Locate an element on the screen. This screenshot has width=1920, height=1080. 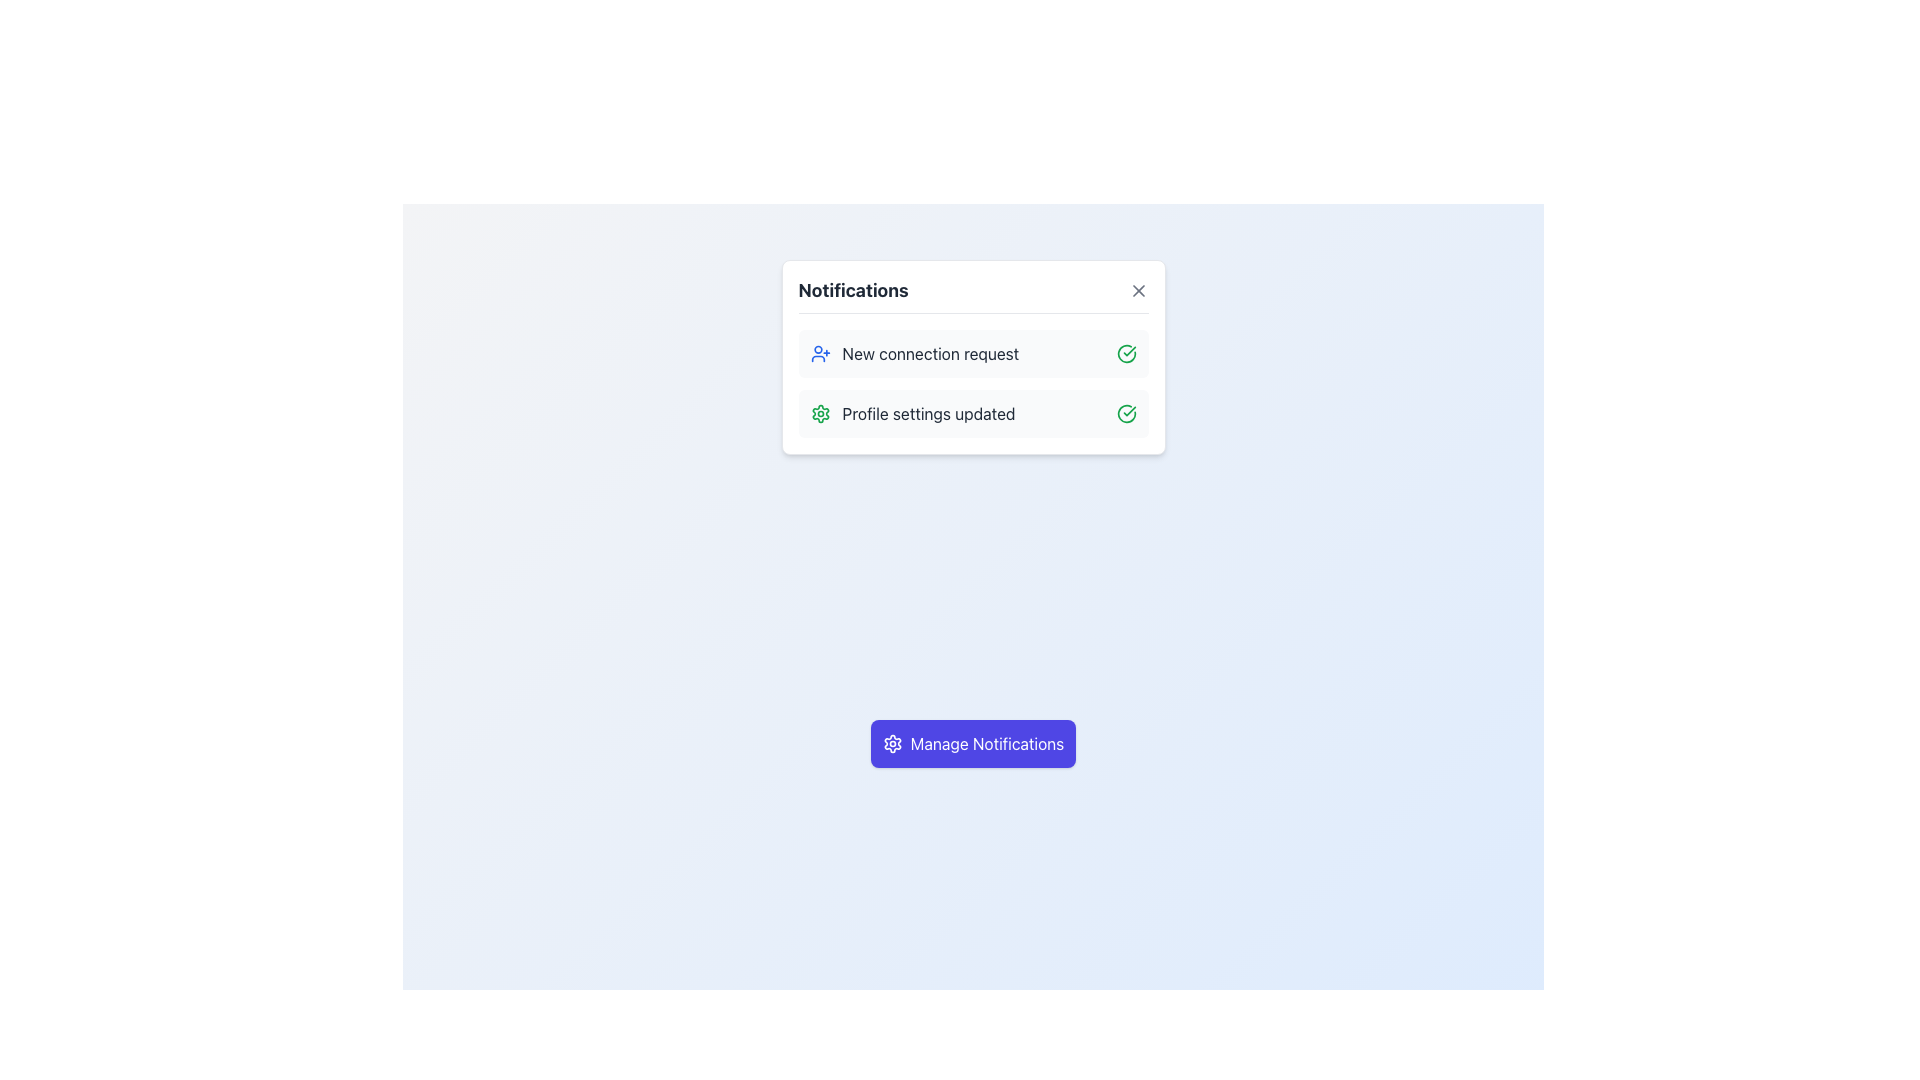
the settings icon located in the 'Profile settings updated' notification is located at coordinates (820, 412).